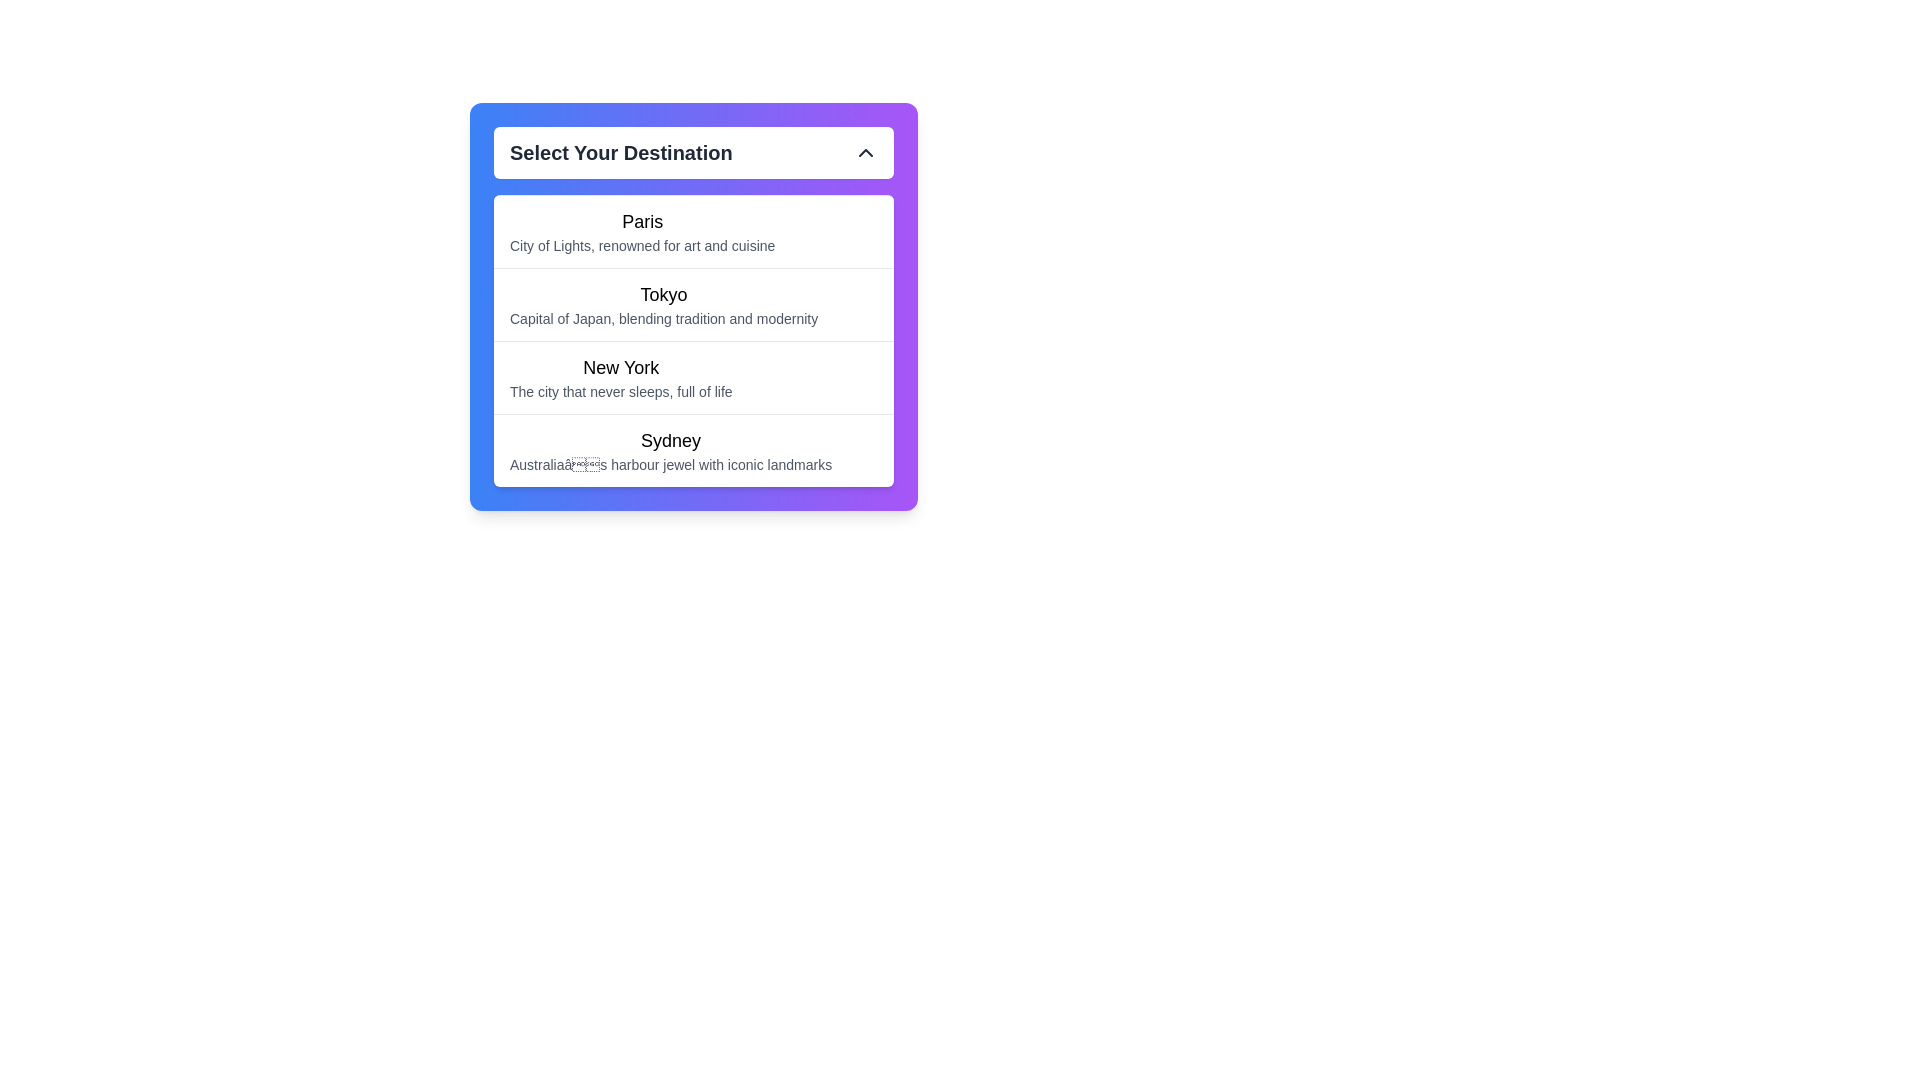 The height and width of the screenshot is (1080, 1920). What do you see at coordinates (694, 307) in the screenshot?
I see `the Dropdown menu with additional contextual information, which features vertically listed destination options and highlights hovered items` at bounding box center [694, 307].